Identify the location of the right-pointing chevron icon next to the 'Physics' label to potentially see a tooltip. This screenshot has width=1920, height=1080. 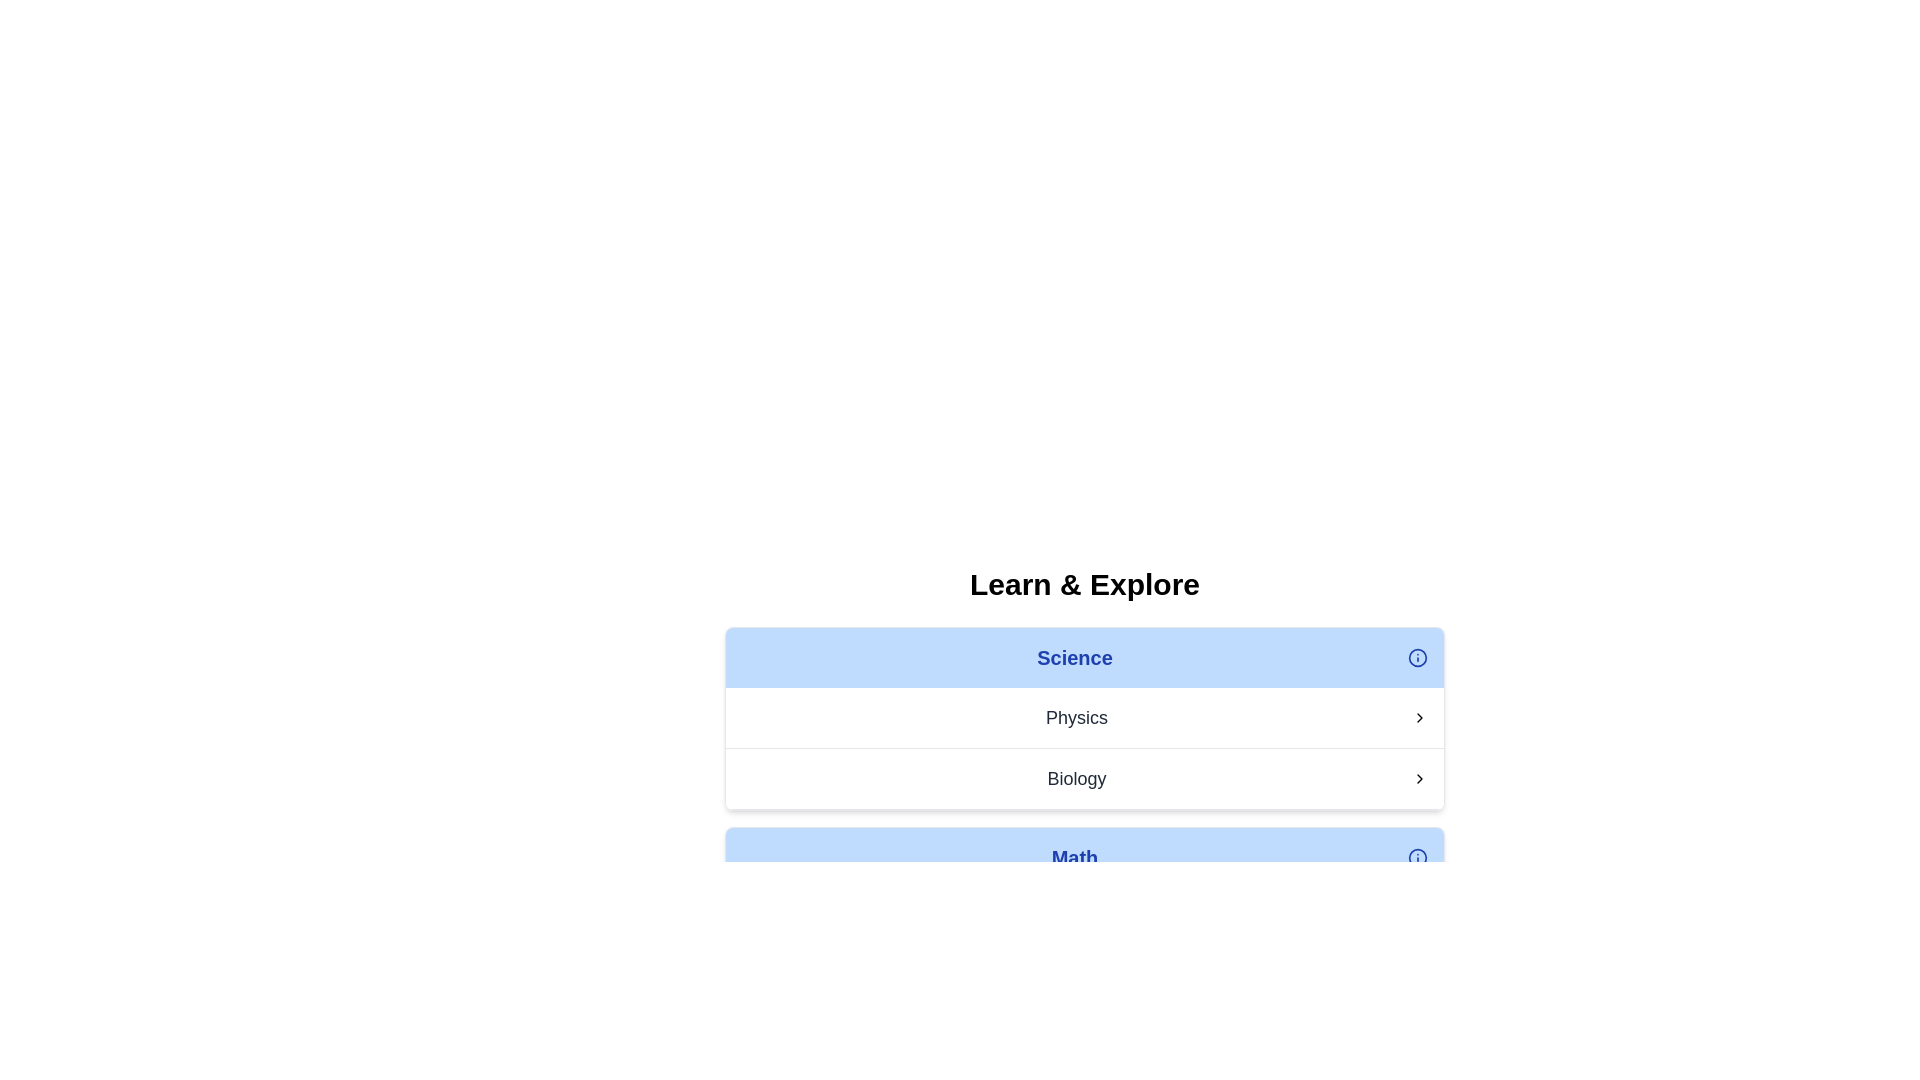
(1419, 716).